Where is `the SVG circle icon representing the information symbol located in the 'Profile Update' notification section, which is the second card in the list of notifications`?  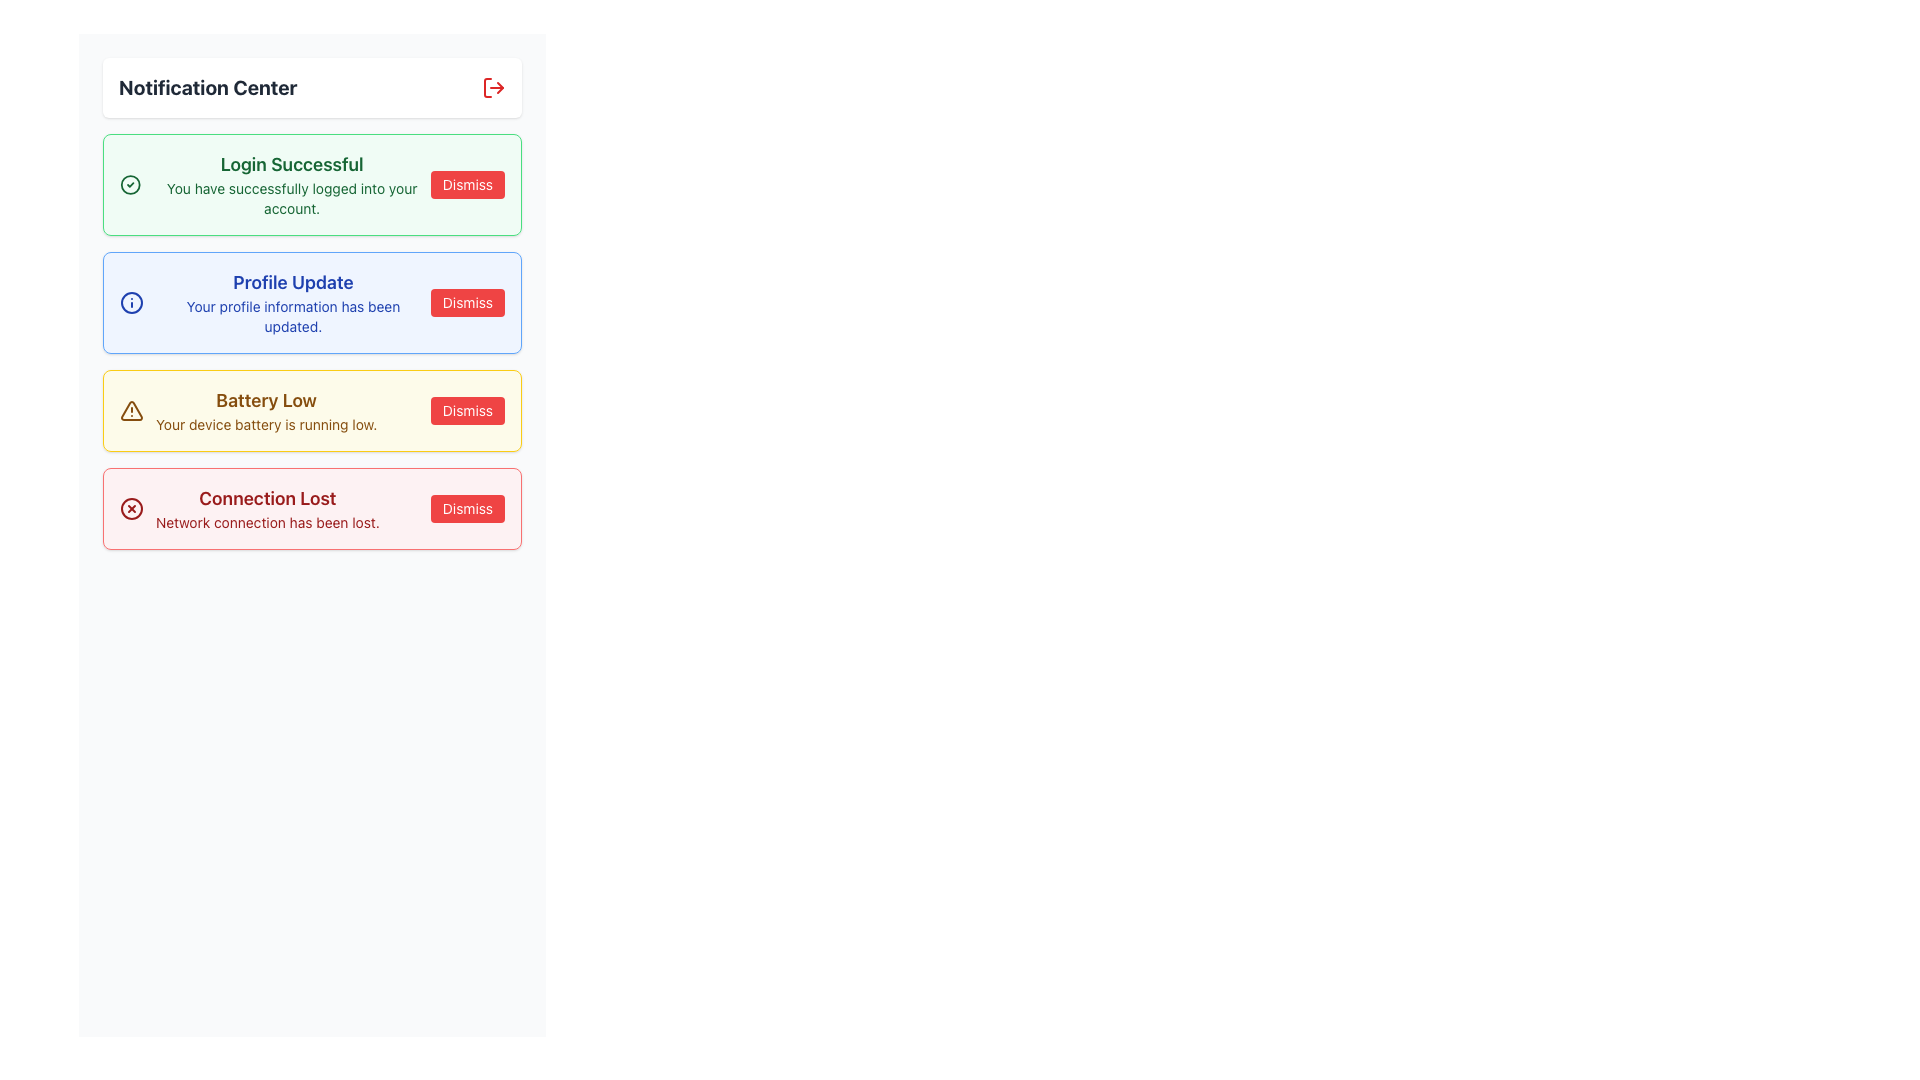
the SVG circle icon representing the information symbol located in the 'Profile Update' notification section, which is the second card in the list of notifications is located at coordinates (131, 303).